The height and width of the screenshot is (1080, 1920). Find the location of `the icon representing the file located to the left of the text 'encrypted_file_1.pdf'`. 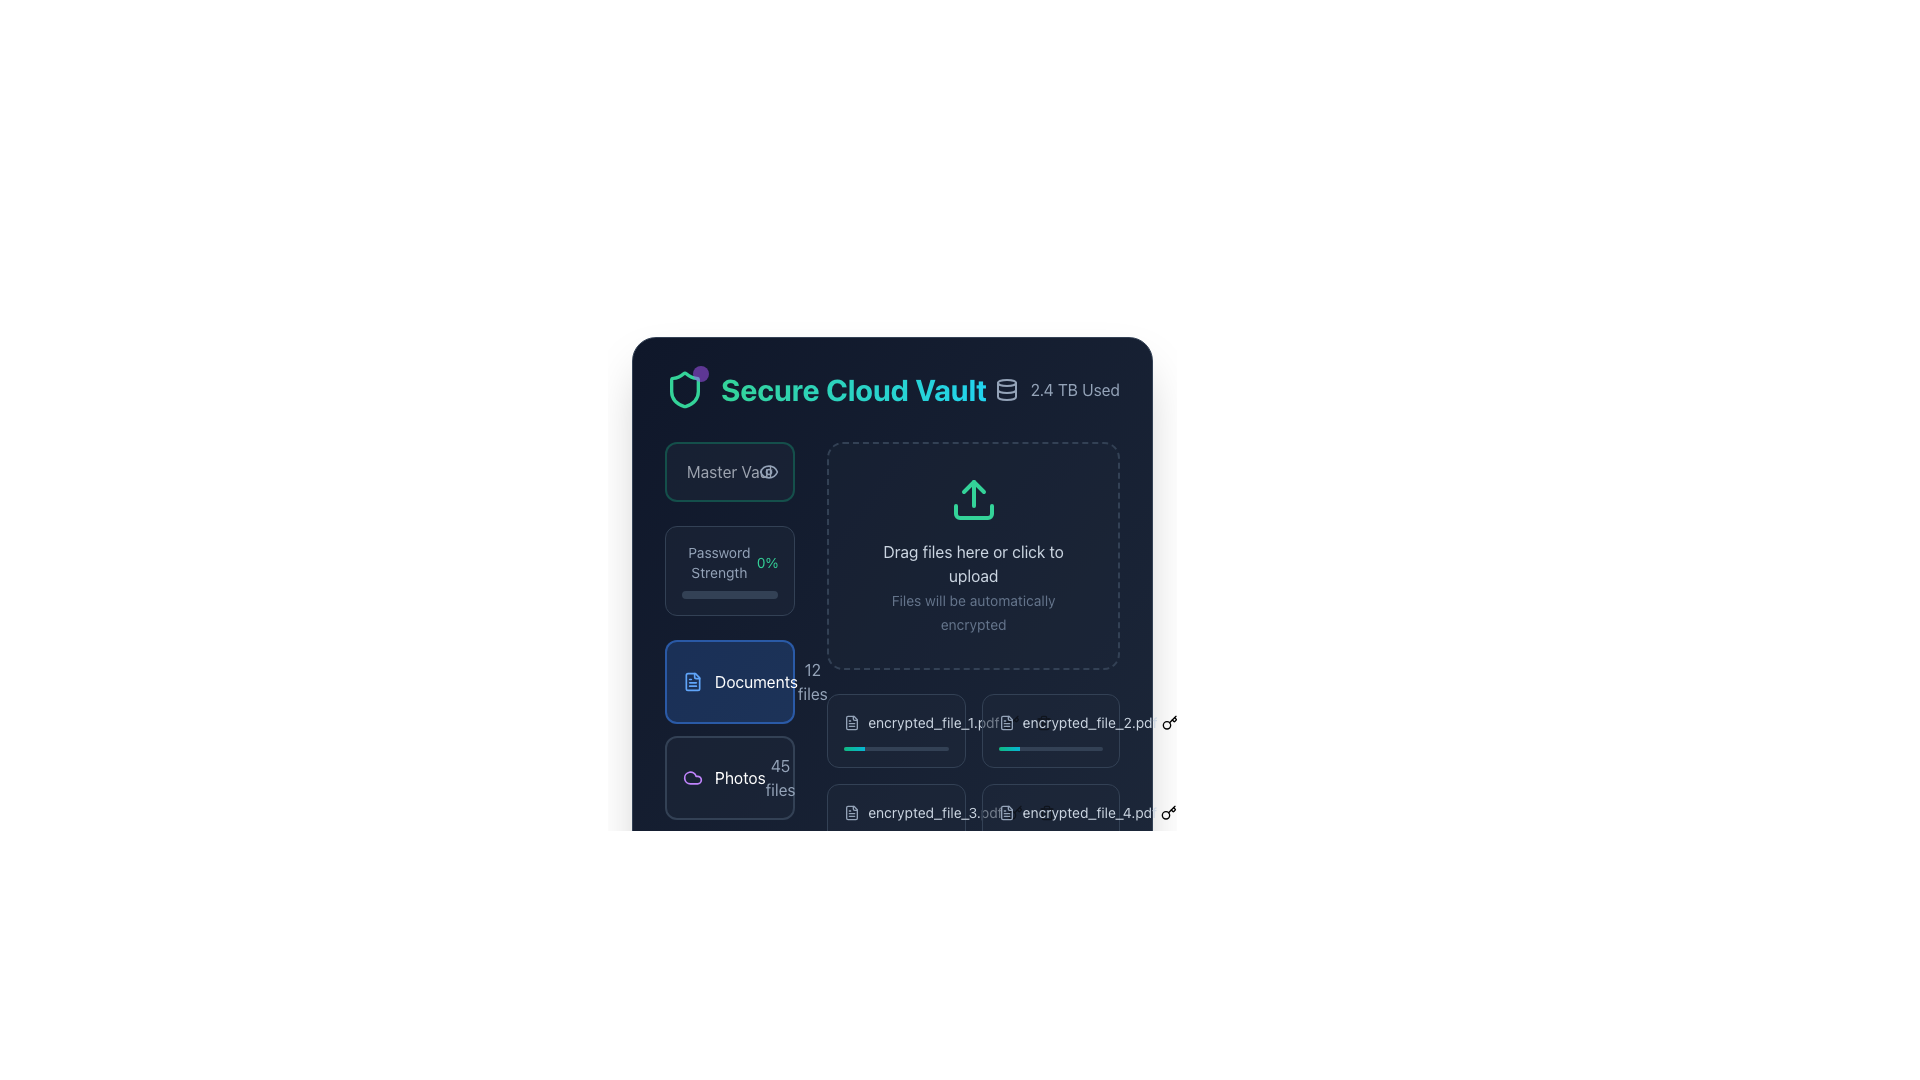

the icon representing the file located to the left of the text 'encrypted_file_1.pdf' is located at coordinates (852, 722).